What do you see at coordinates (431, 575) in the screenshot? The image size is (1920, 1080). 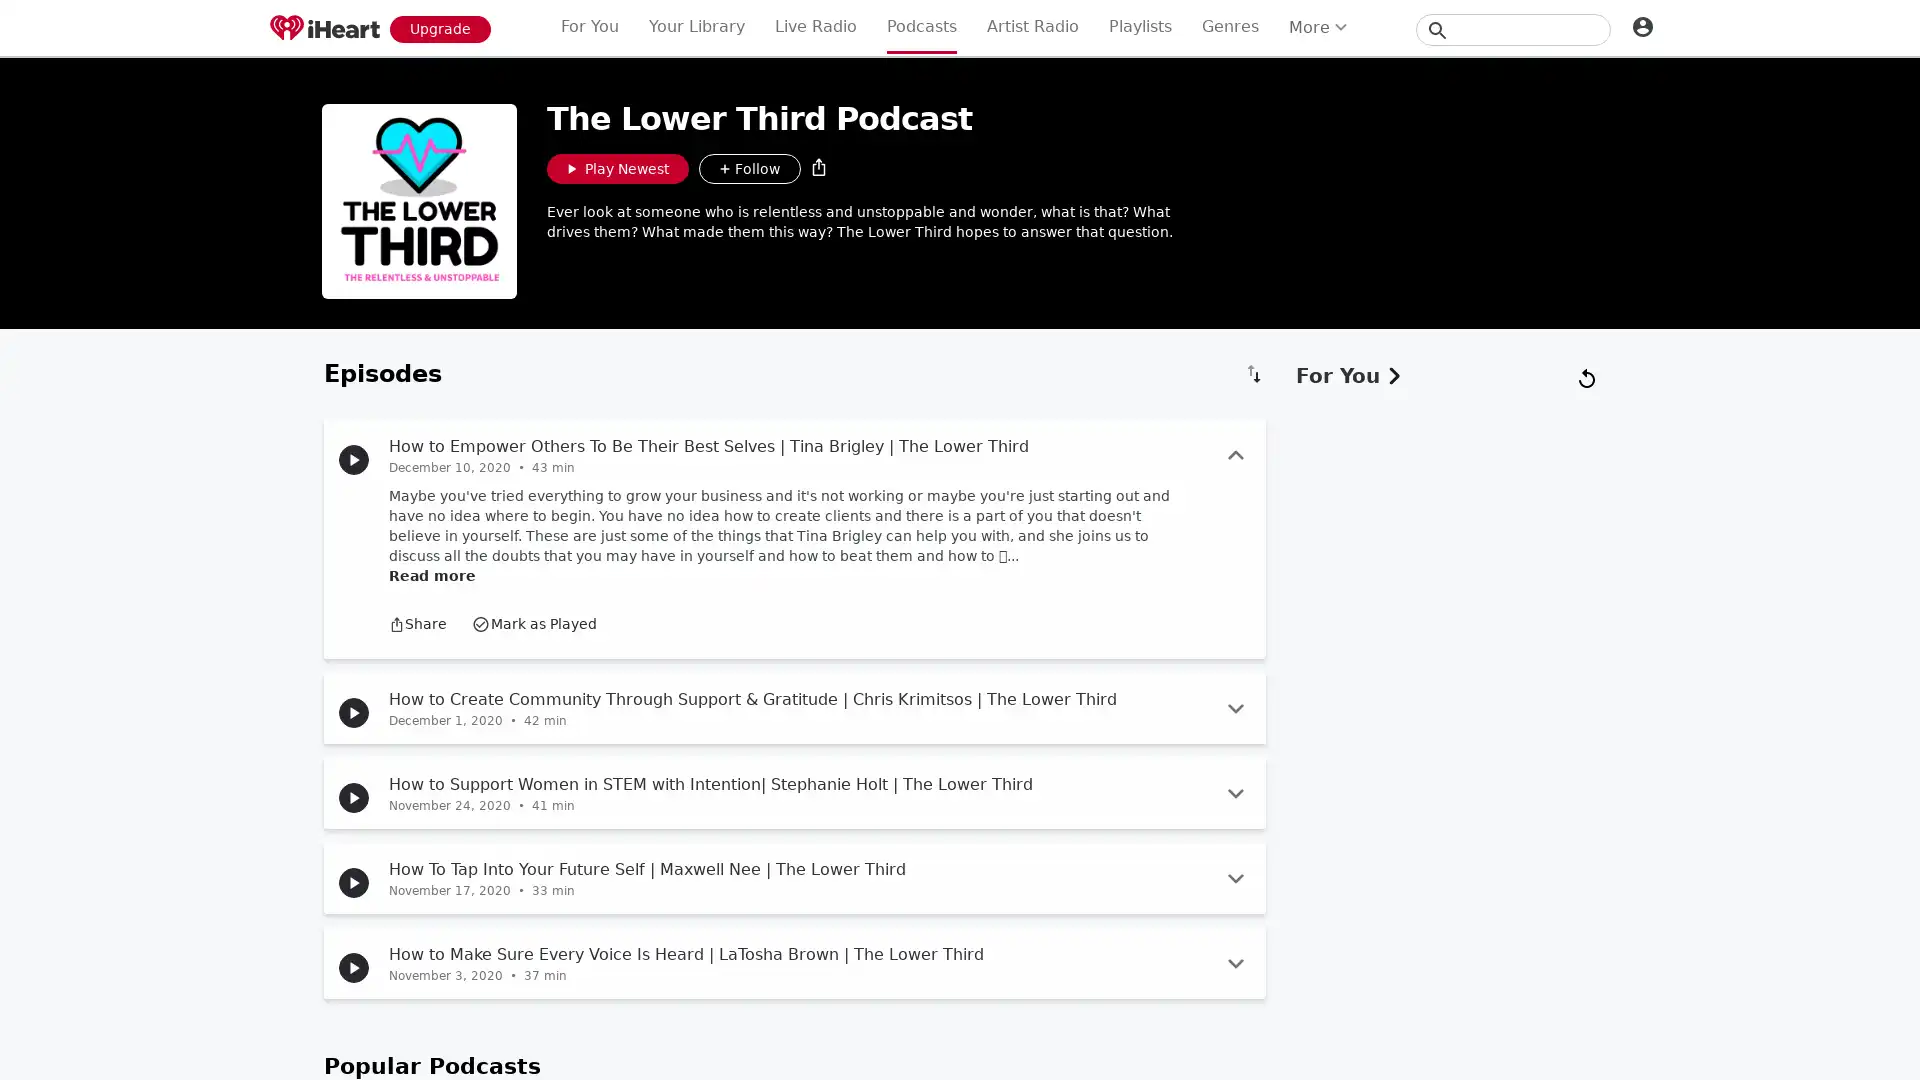 I see `Read more` at bounding box center [431, 575].